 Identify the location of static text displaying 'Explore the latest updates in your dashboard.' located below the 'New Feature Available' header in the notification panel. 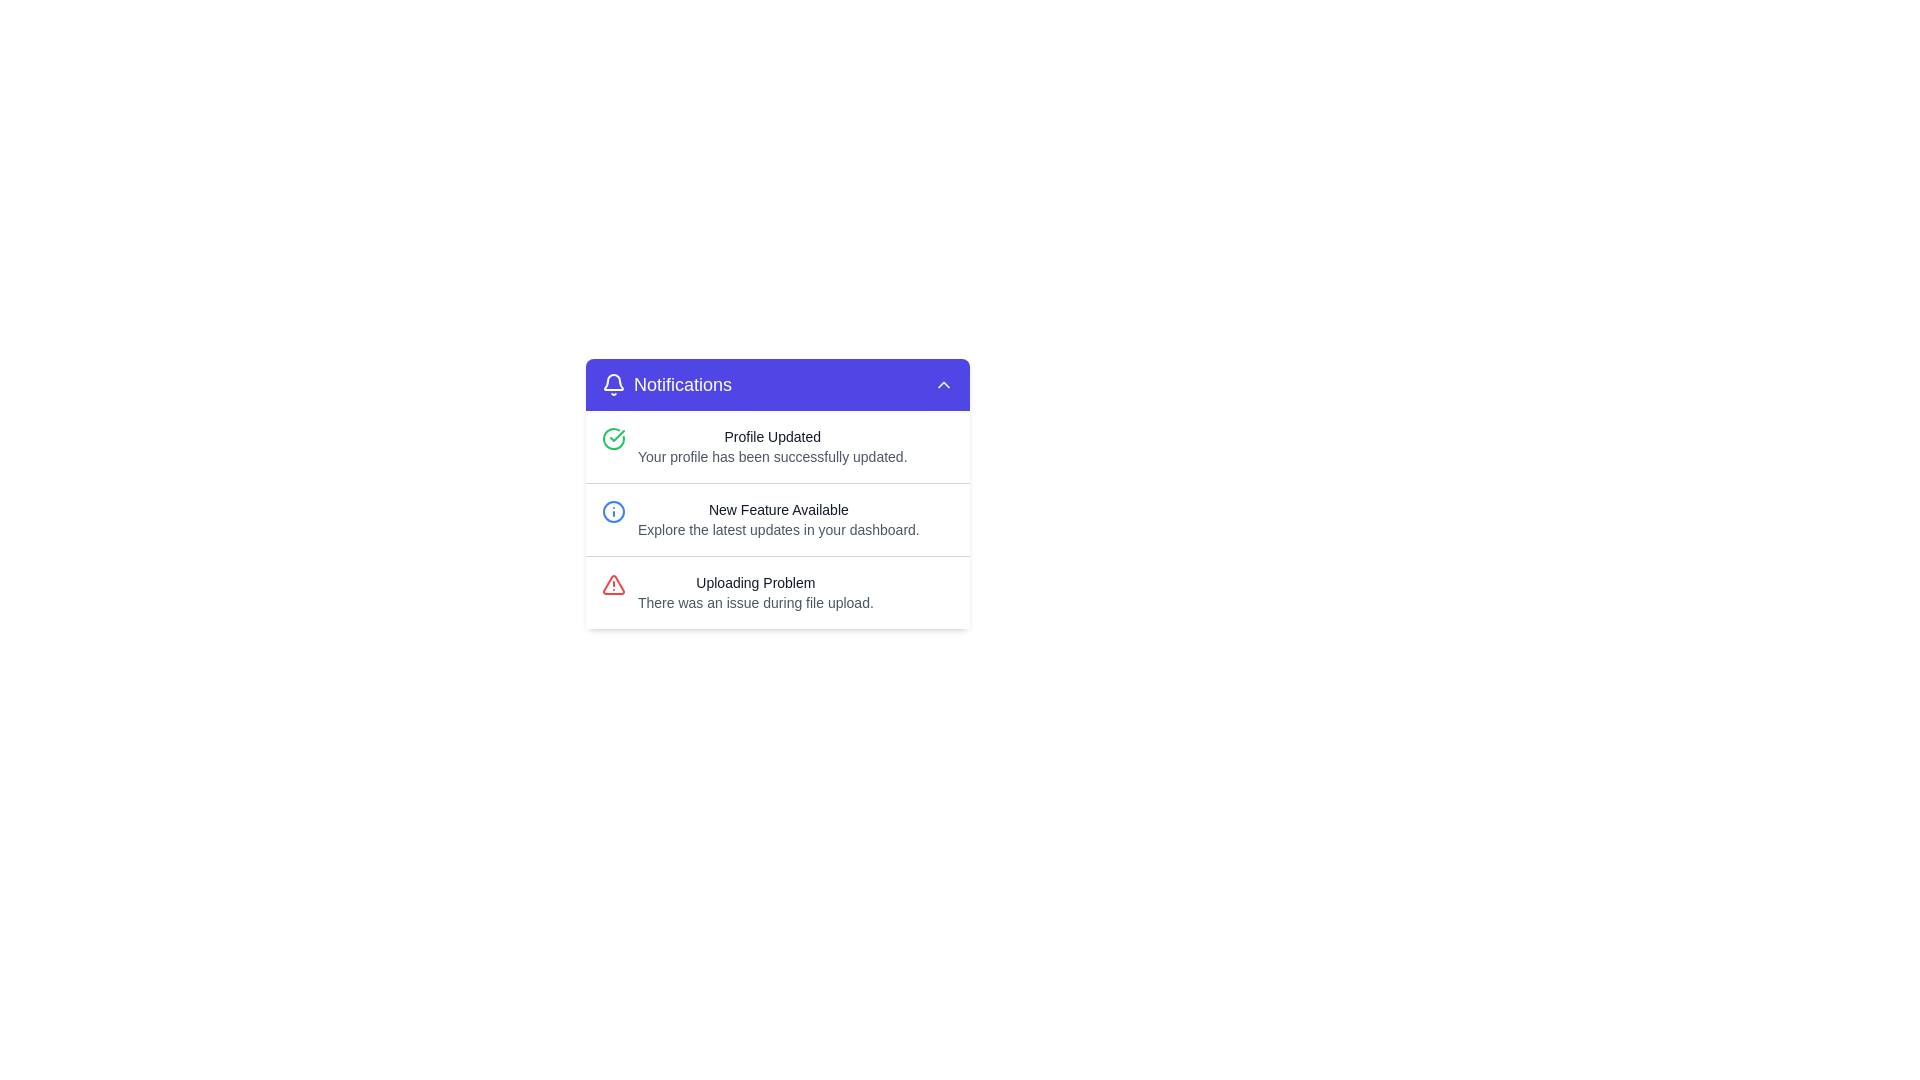
(777, 528).